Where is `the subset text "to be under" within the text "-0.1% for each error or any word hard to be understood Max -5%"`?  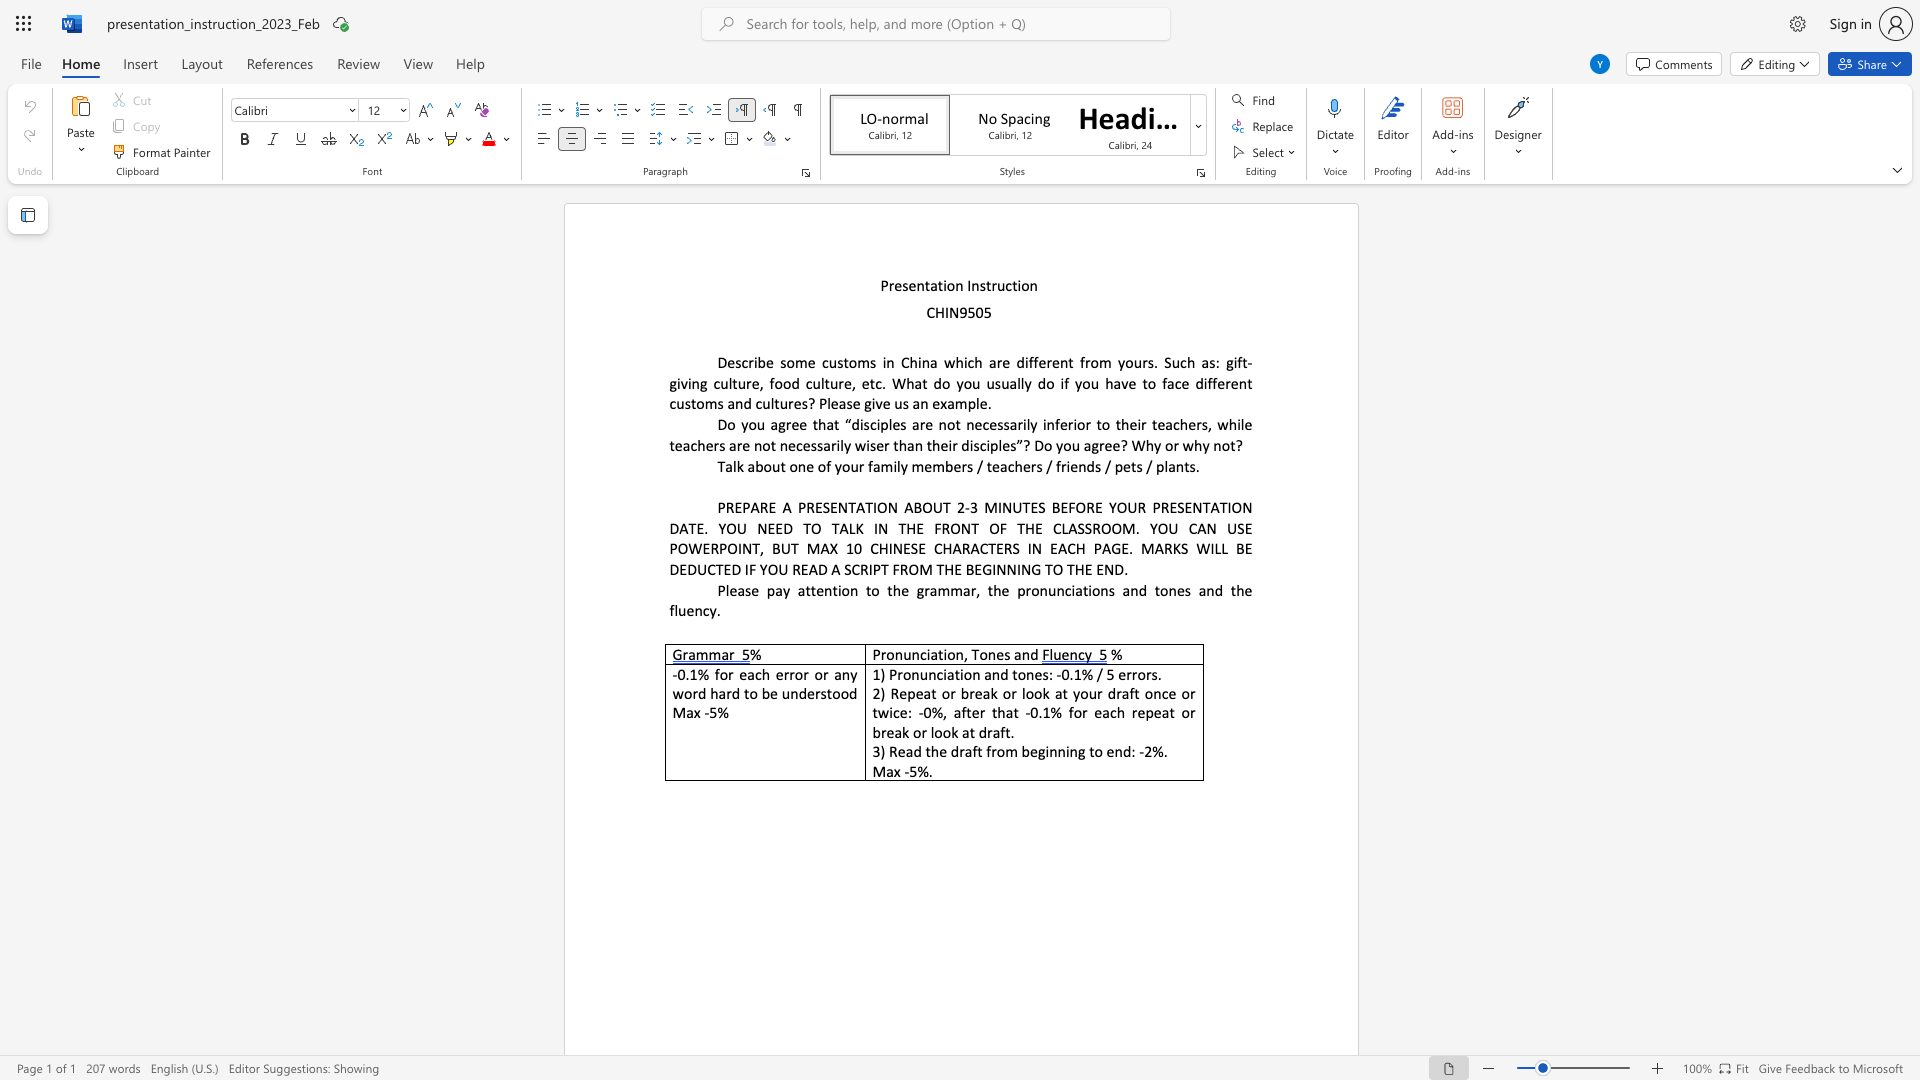
the subset text "to be under" within the text "-0.1% for each error or any word hard to be understood Max -5%" is located at coordinates (743, 692).